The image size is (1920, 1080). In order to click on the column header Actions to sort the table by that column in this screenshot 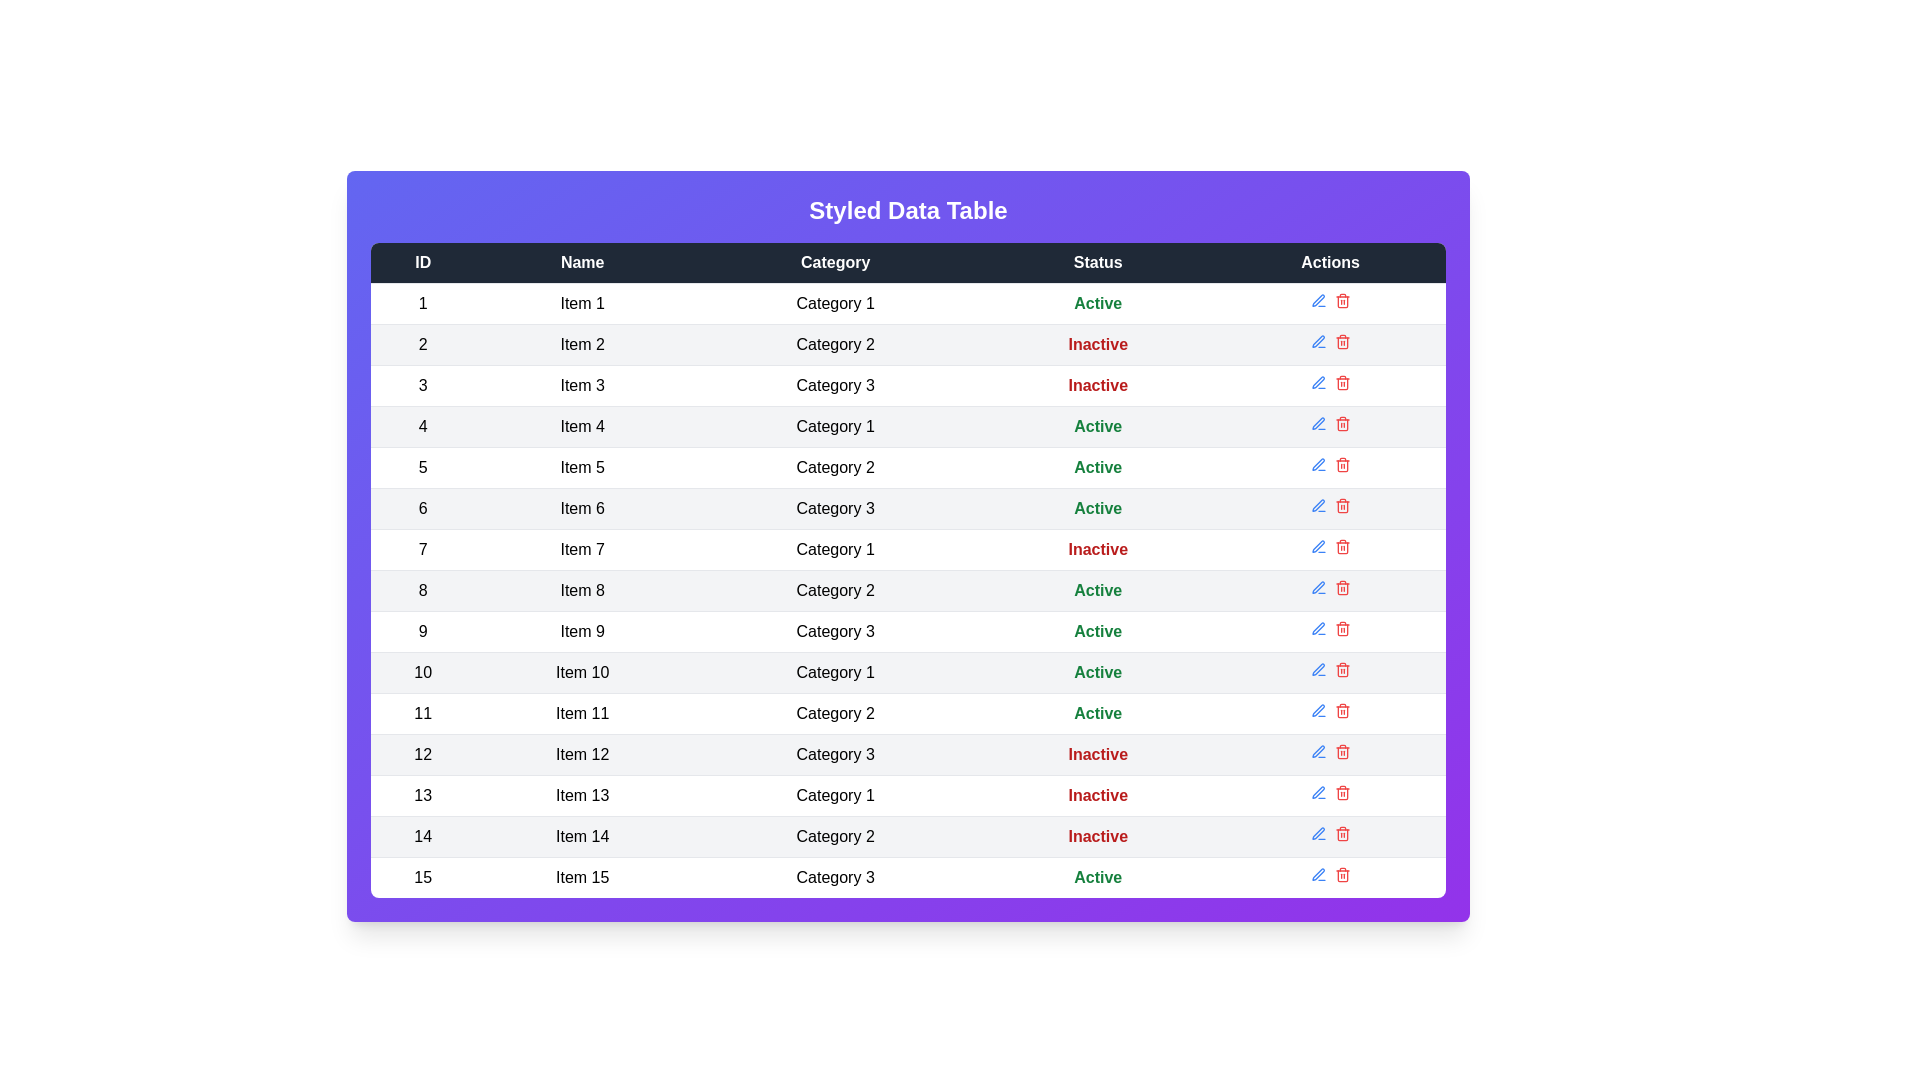, I will do `click(1330, 261)`.